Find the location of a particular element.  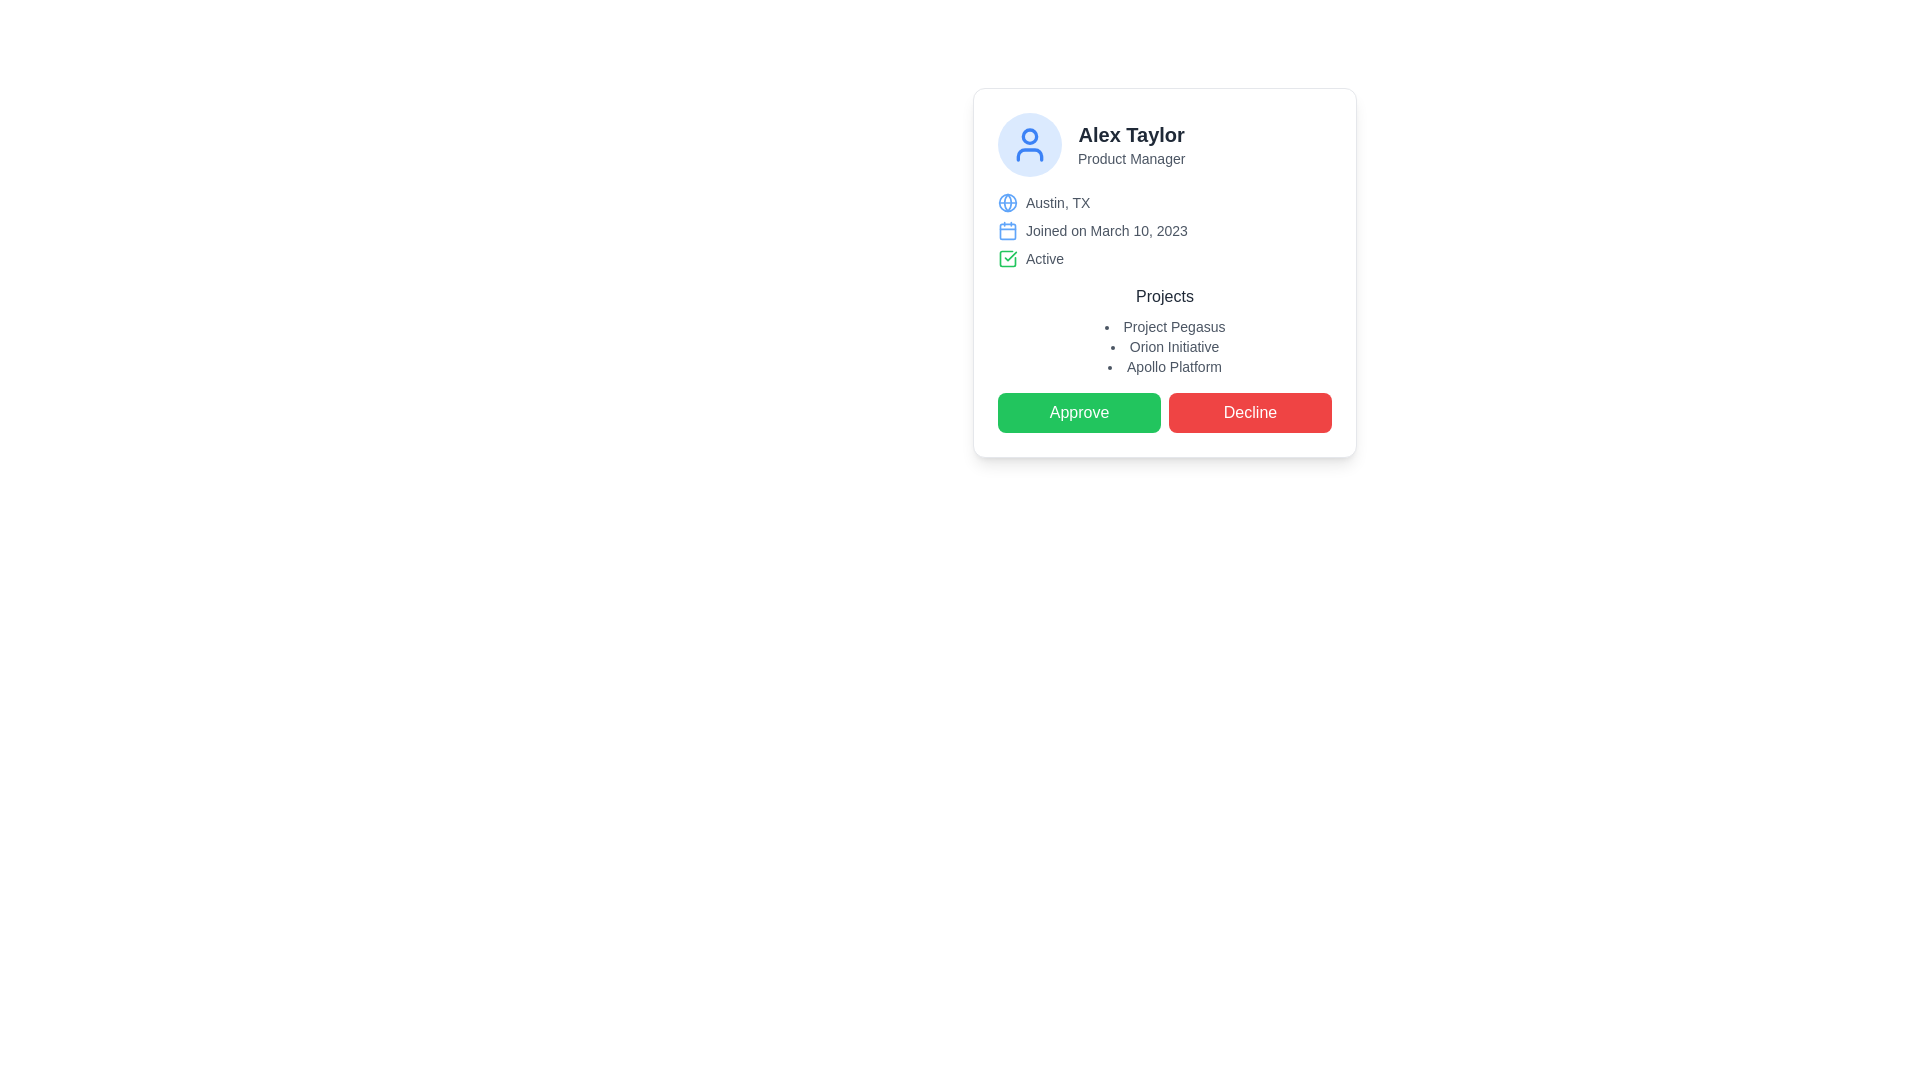

the static text label that serves as a descriptor for the job title or role of the individual named 'Alex Taylor', located directly beneath the 'Alex Taylor' text in the top-left section of the card layout is located at coordinates (1131, 157).